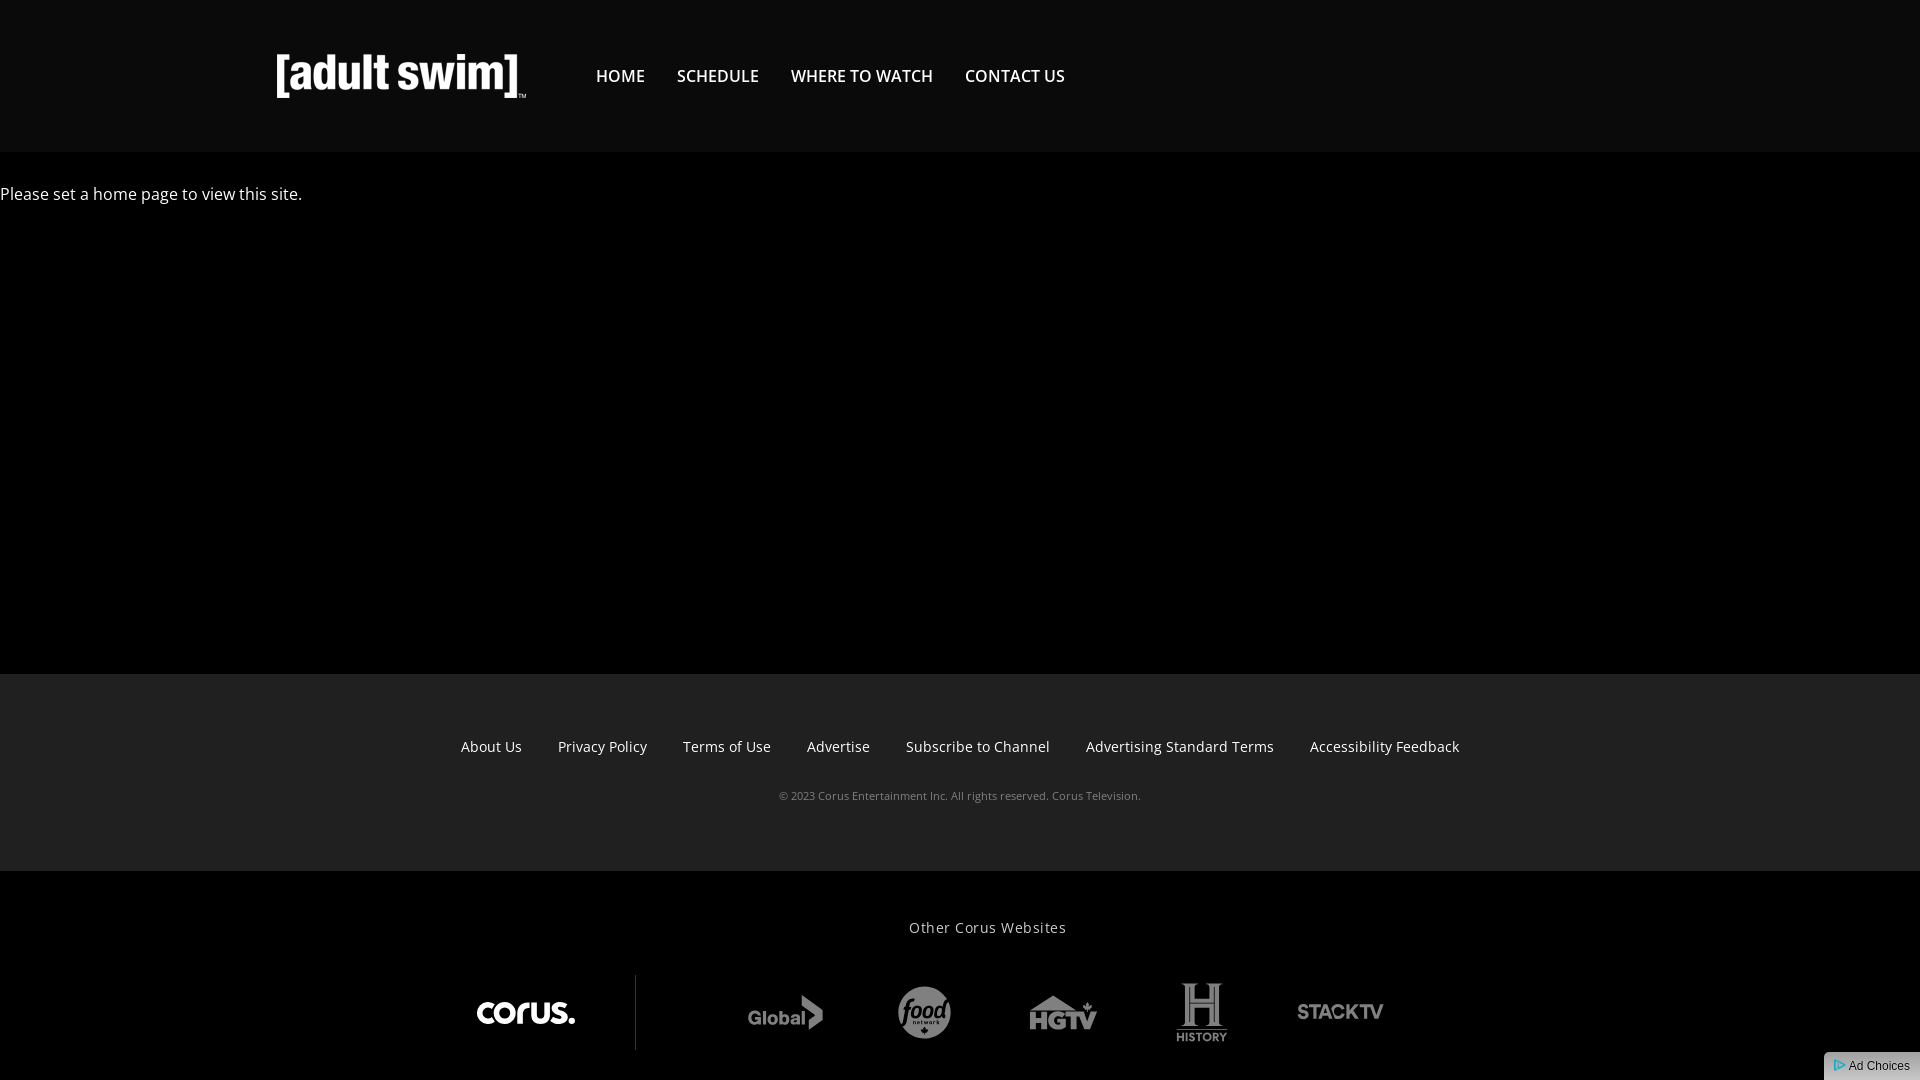 This screenshot has width=1920, height=1080. Describe the element at coordinates (526, 1012) in the screenshot. I see `'Corus'` at that location.